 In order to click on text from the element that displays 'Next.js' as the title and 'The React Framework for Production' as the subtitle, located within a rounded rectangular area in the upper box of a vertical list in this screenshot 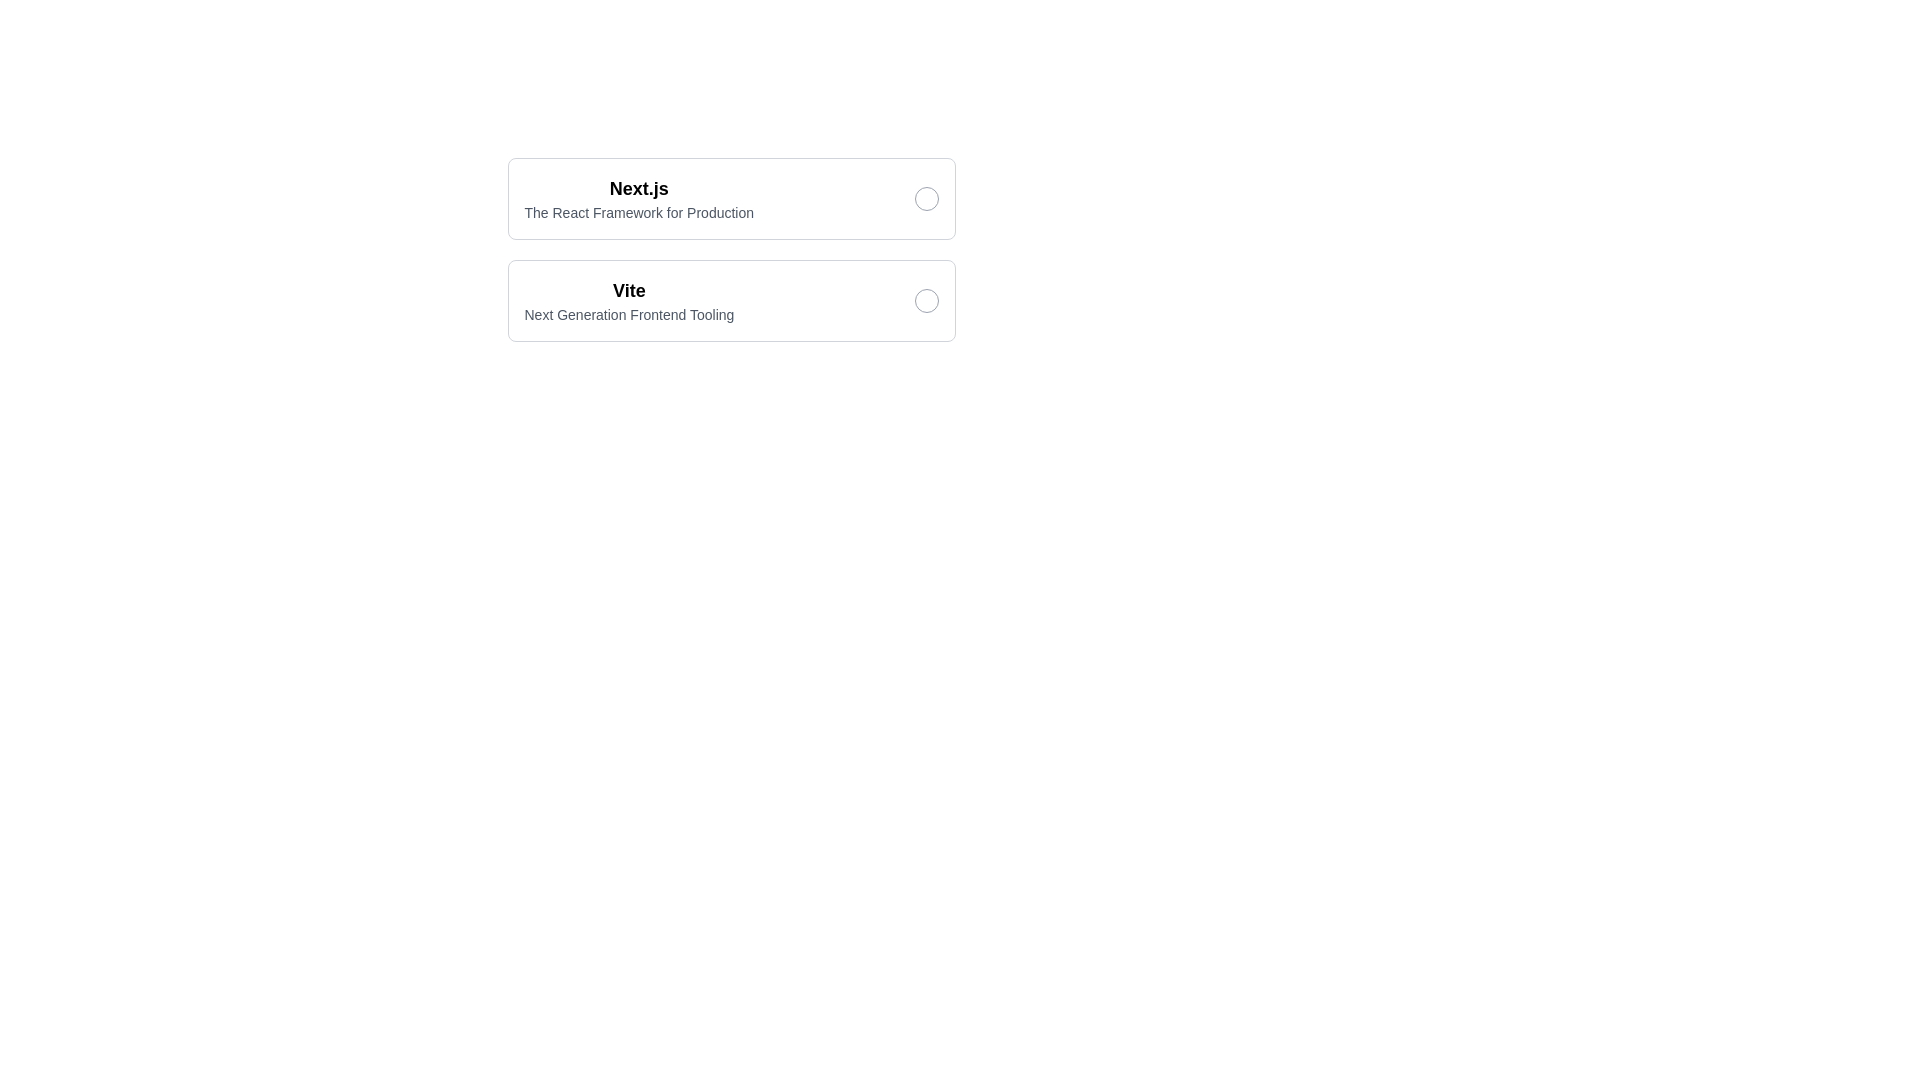, I will do `click(638, 199)`.